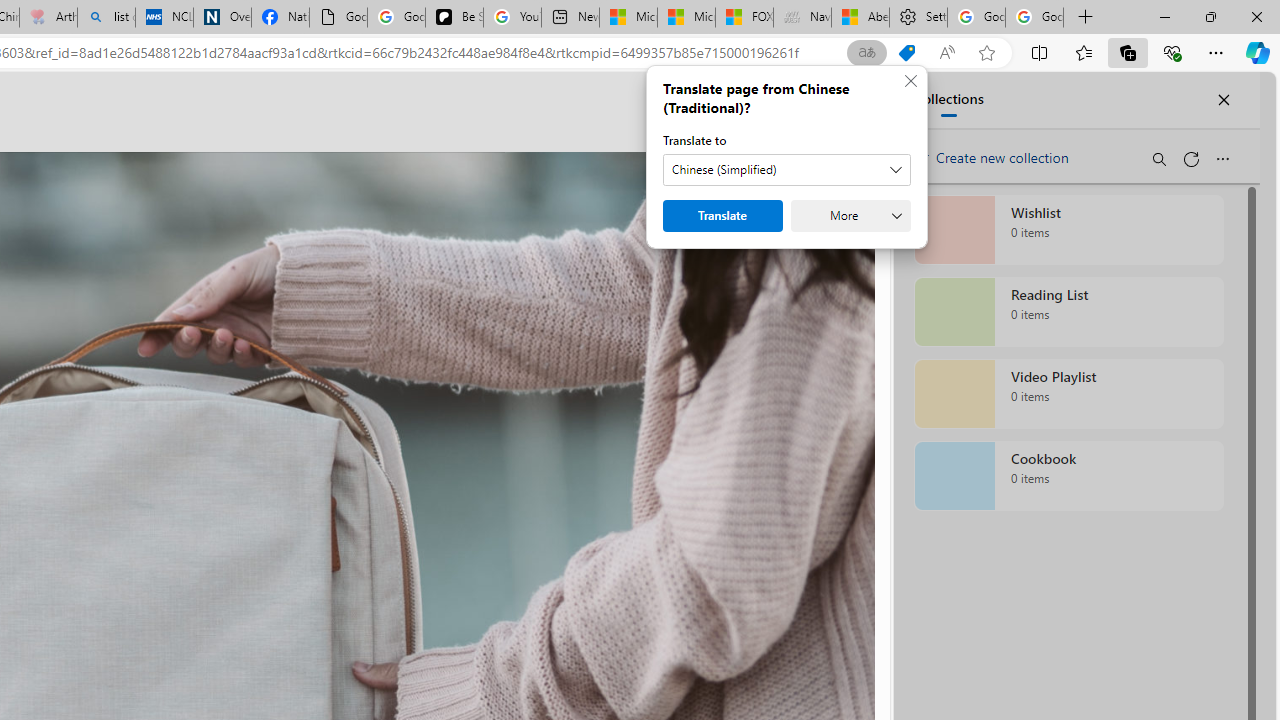 The height and width of the screenshot is (720, 1280). Describe the element at coordinates (338, 17) in the screenshot. I see `'Google Analytics Opt-out Browser Add-on Download Page'` at that location.